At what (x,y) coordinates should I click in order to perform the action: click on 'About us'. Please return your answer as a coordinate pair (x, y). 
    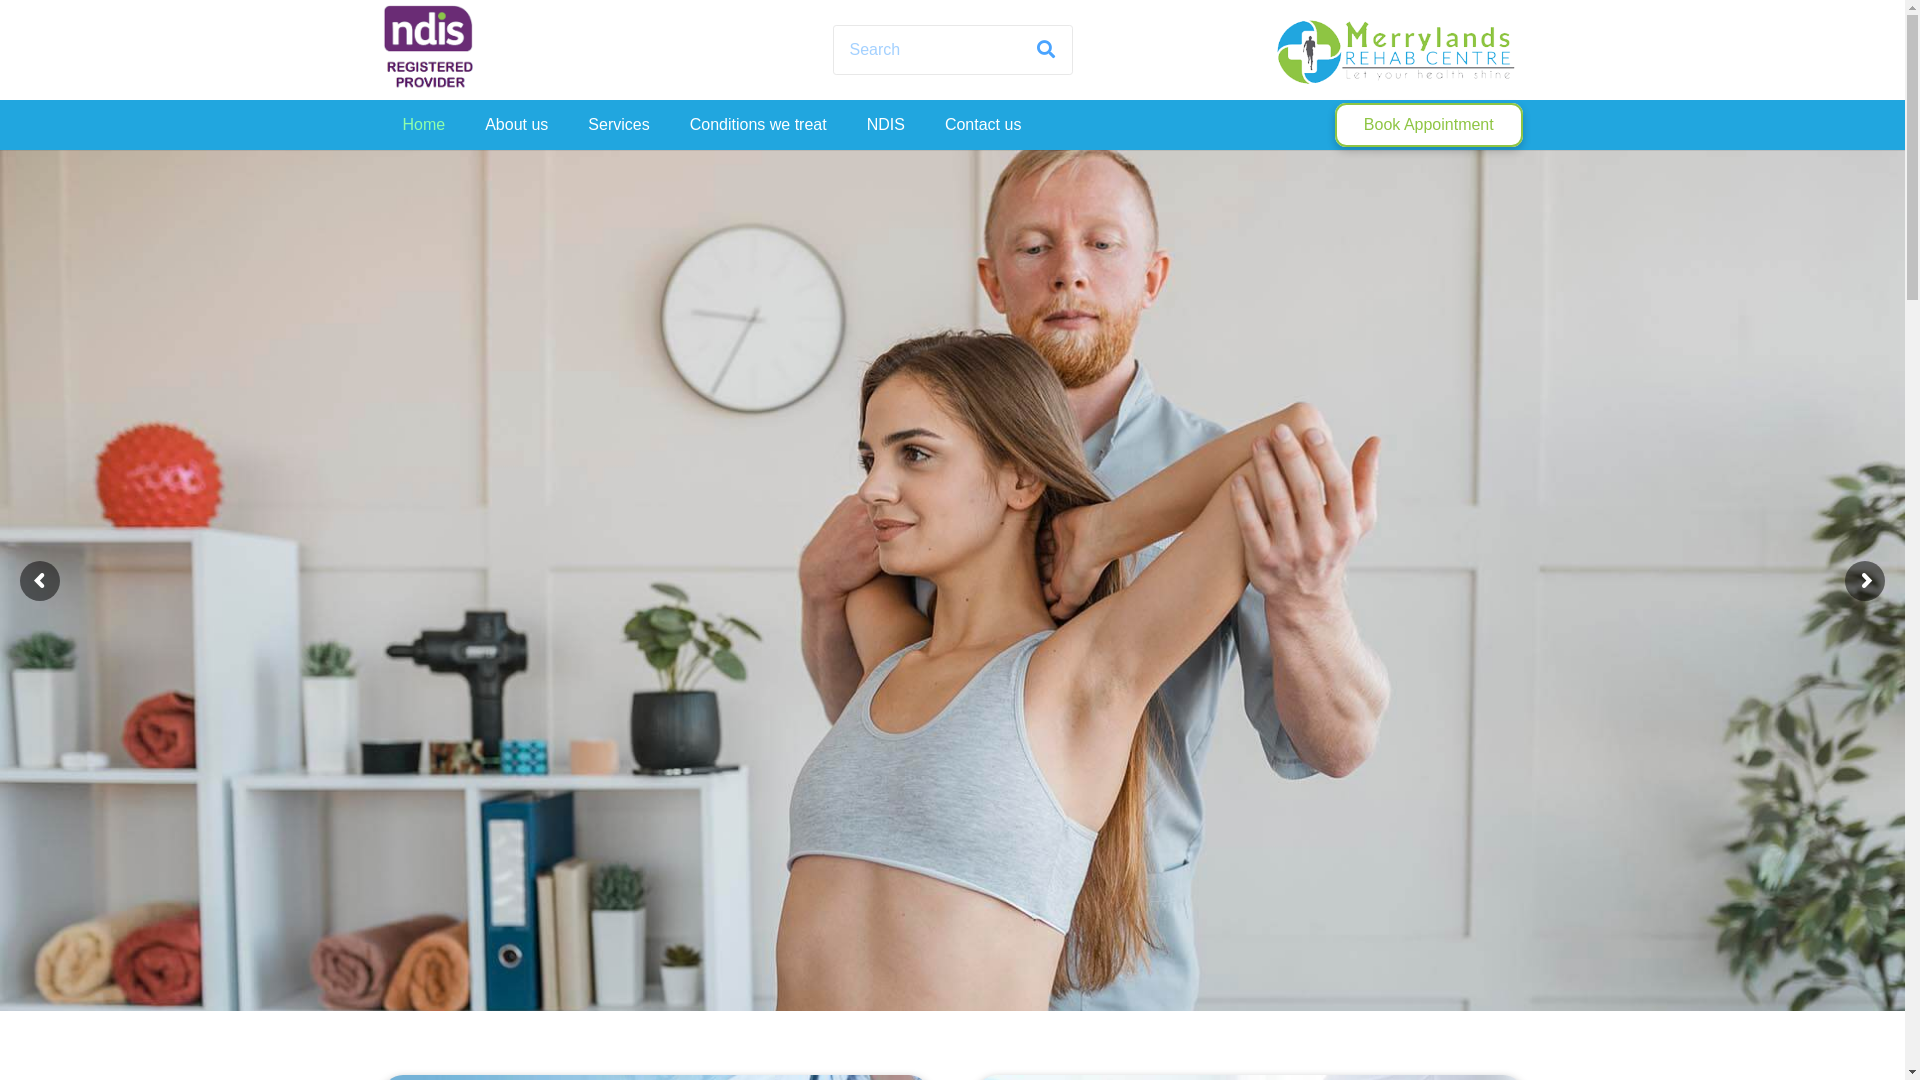
    Looking at the image, I should click on (516, 124).